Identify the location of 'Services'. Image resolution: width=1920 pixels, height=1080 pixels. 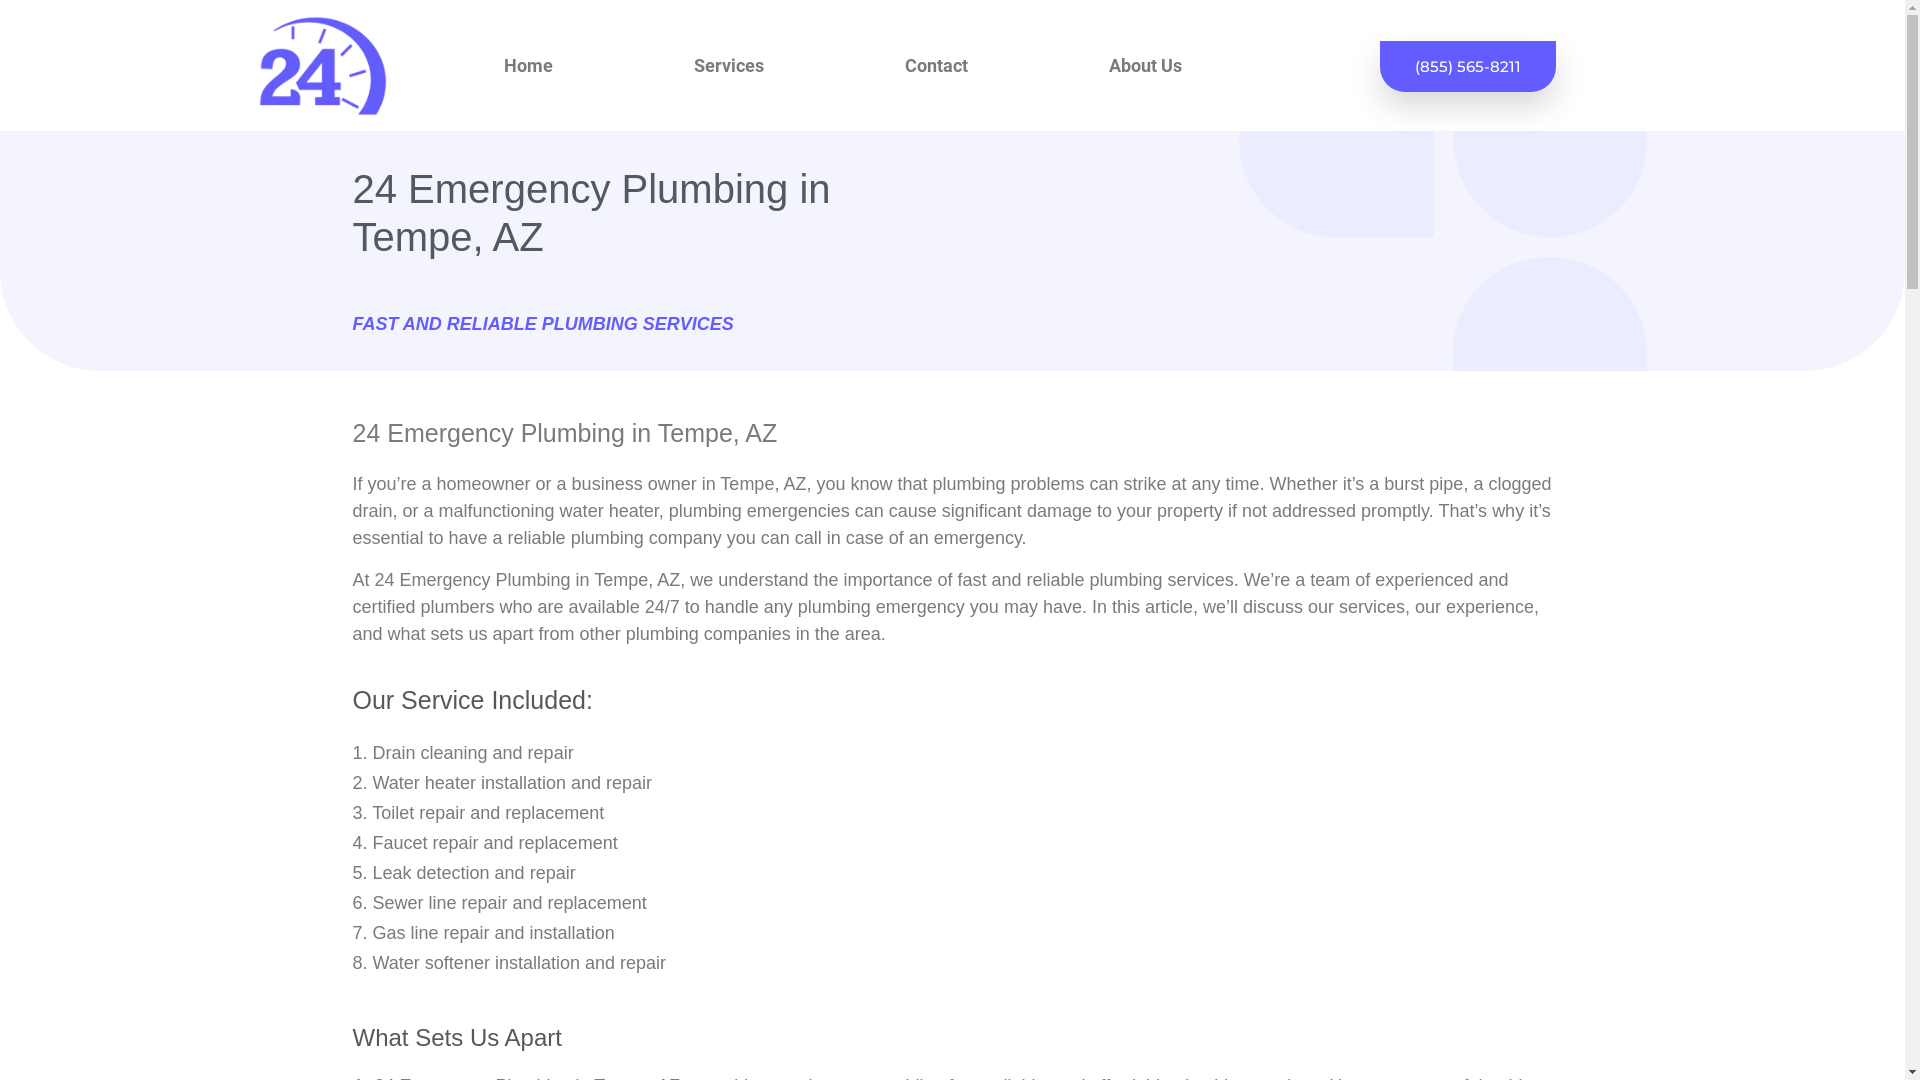
(728, 64).